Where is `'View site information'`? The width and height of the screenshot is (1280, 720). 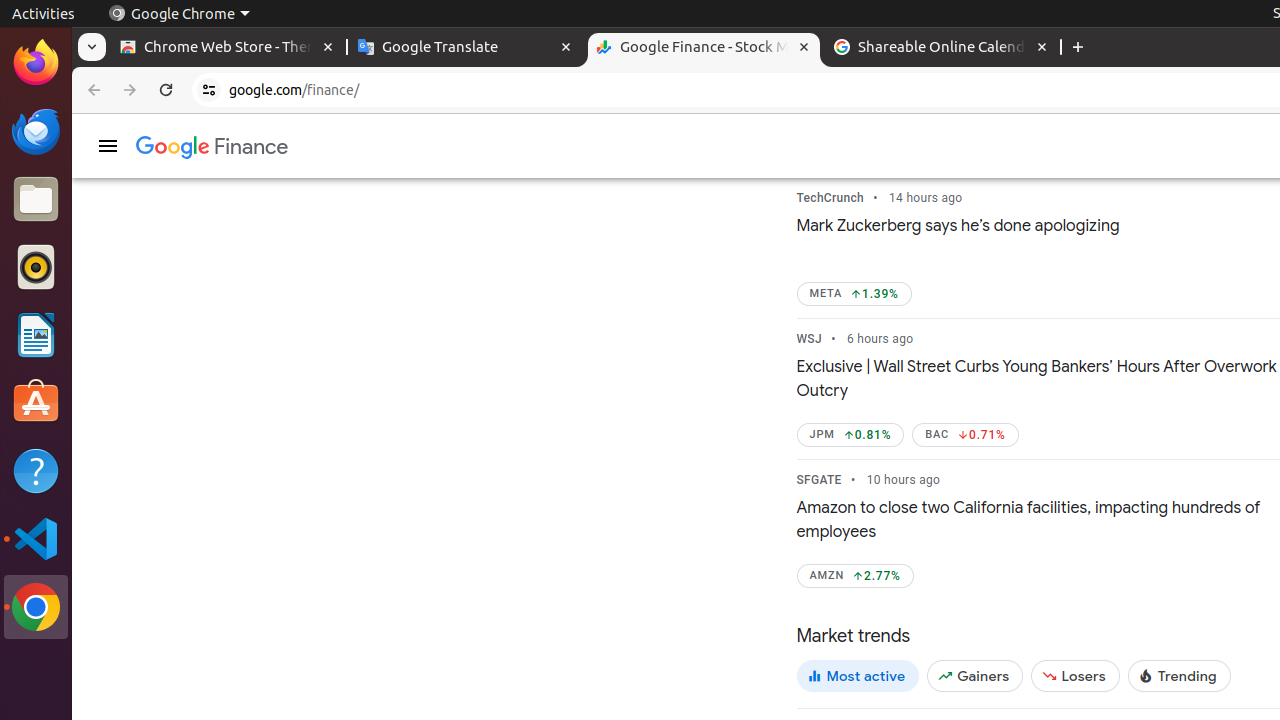
'View site information' is located at coordinates (209, 90).